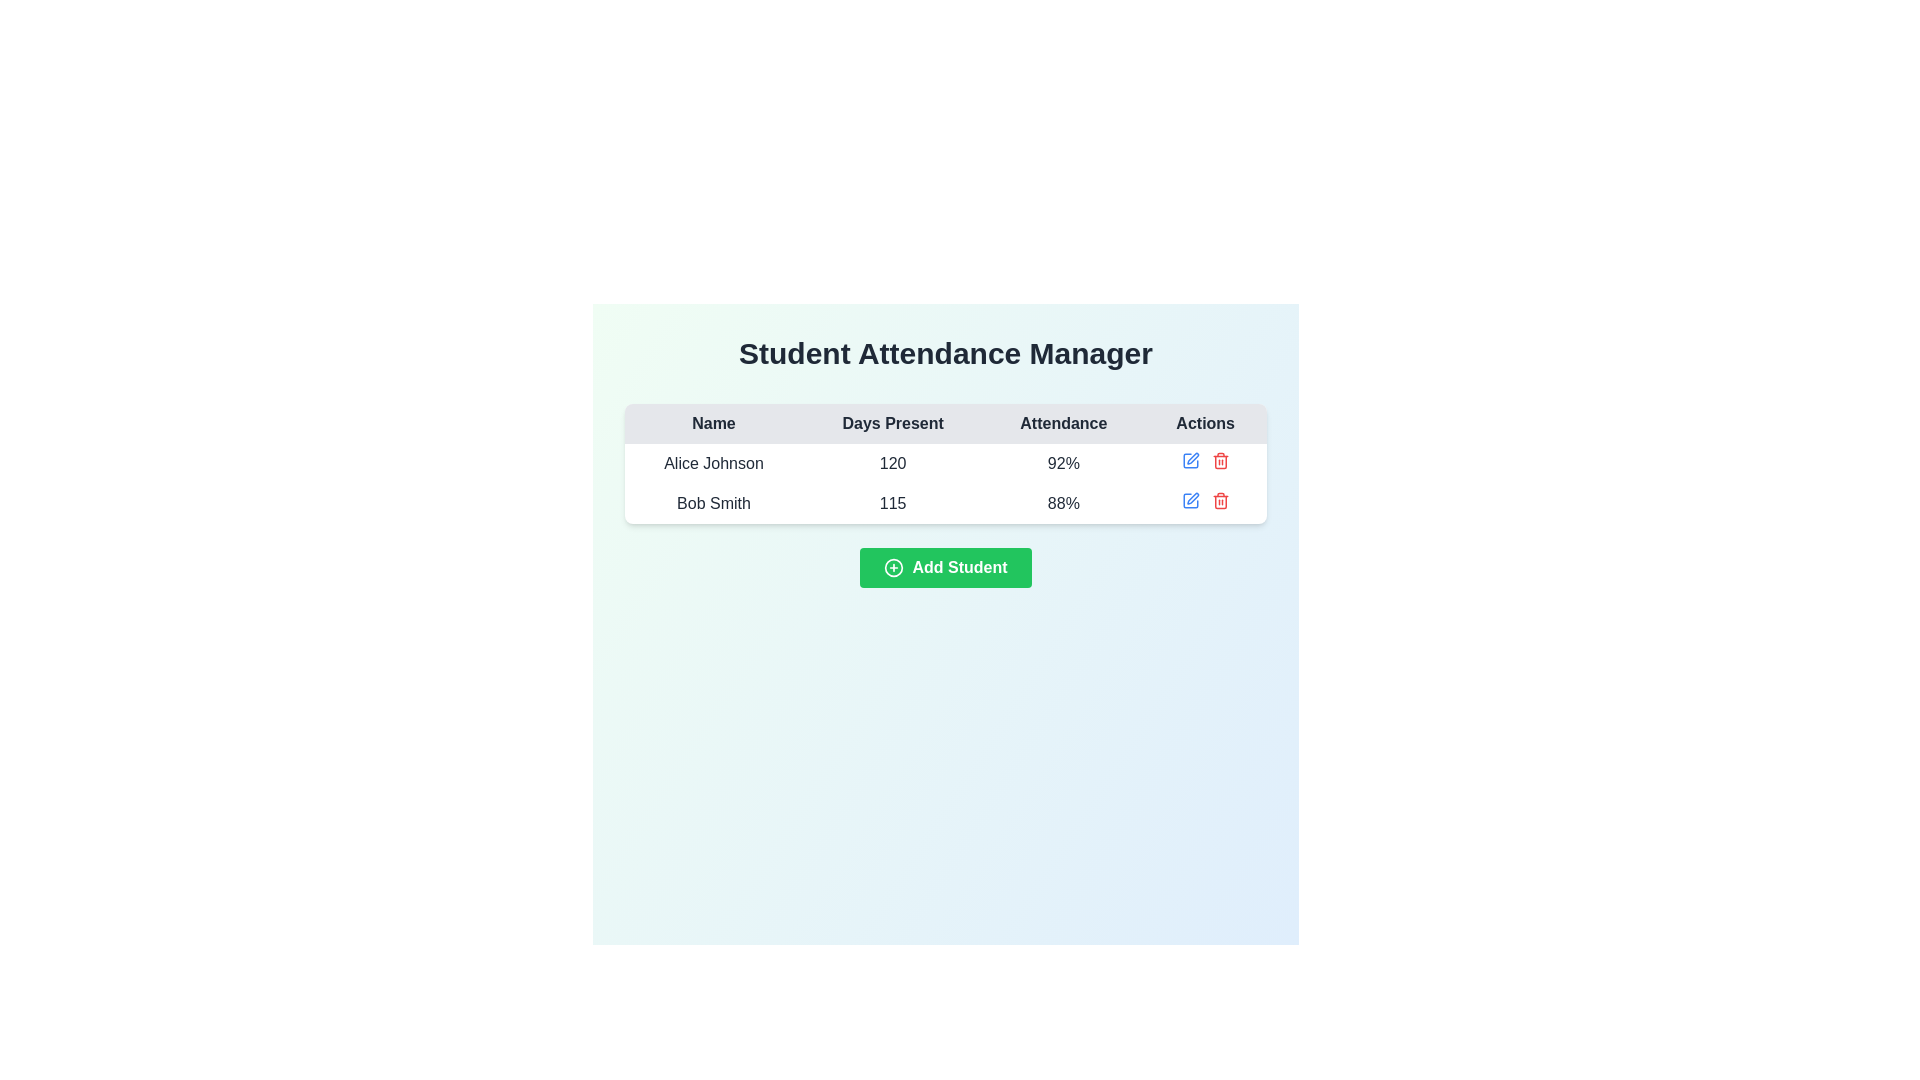  Describe the element at coordinates (944, 503) in the screenshot. I see `the tabular row containing the name 'Bob Smith', the number '115', and the percentage '88%', which is located` at that location.